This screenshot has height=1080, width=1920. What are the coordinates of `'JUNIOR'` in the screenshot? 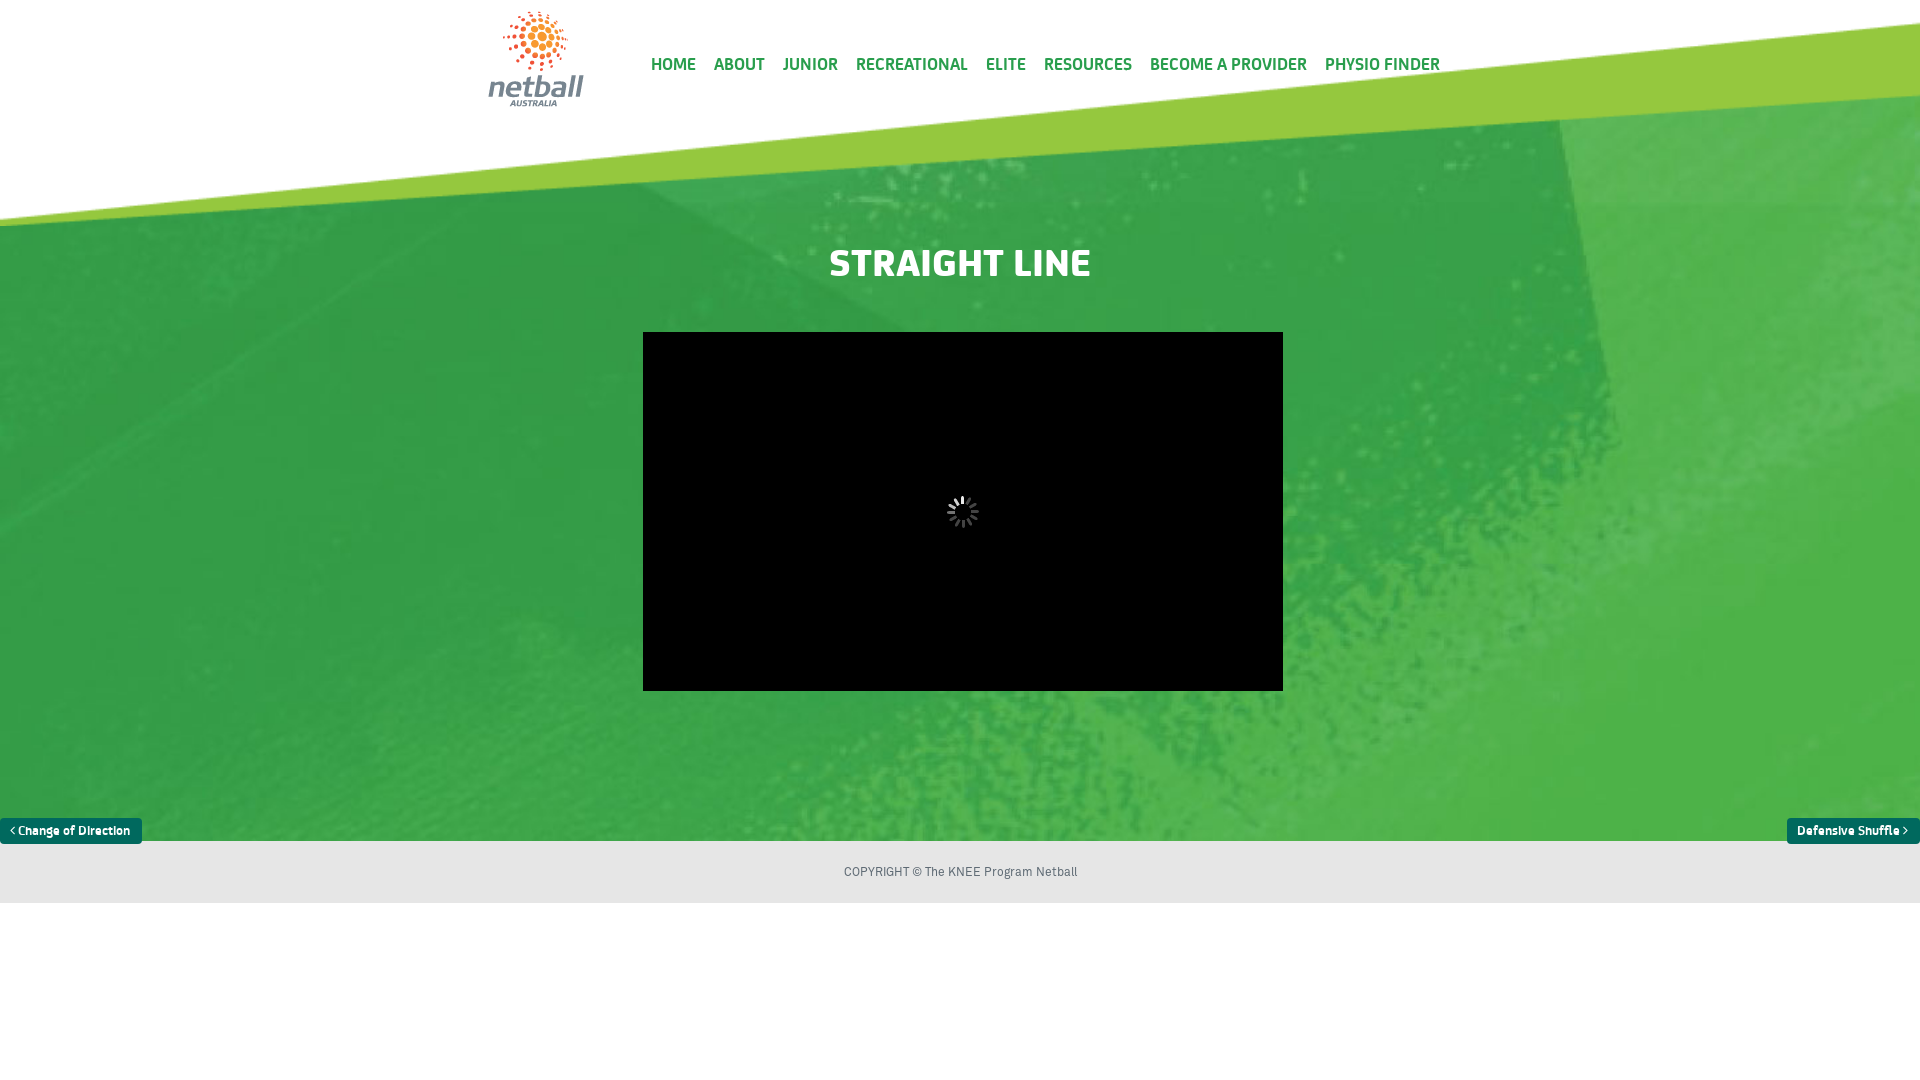 It's located at (763, 63).